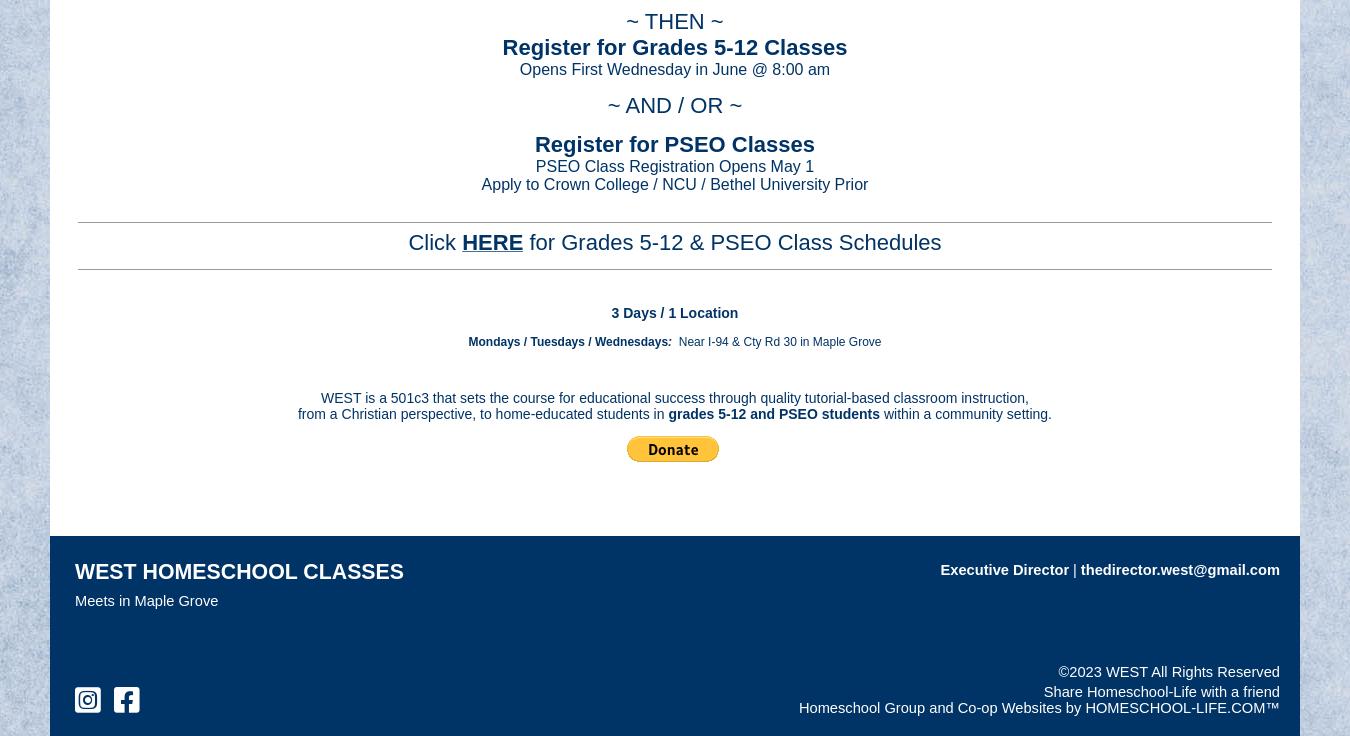 The image size is (1350, 736). I want to click on 'PSEO Class Registration Opens May 1', so click(674, 165).